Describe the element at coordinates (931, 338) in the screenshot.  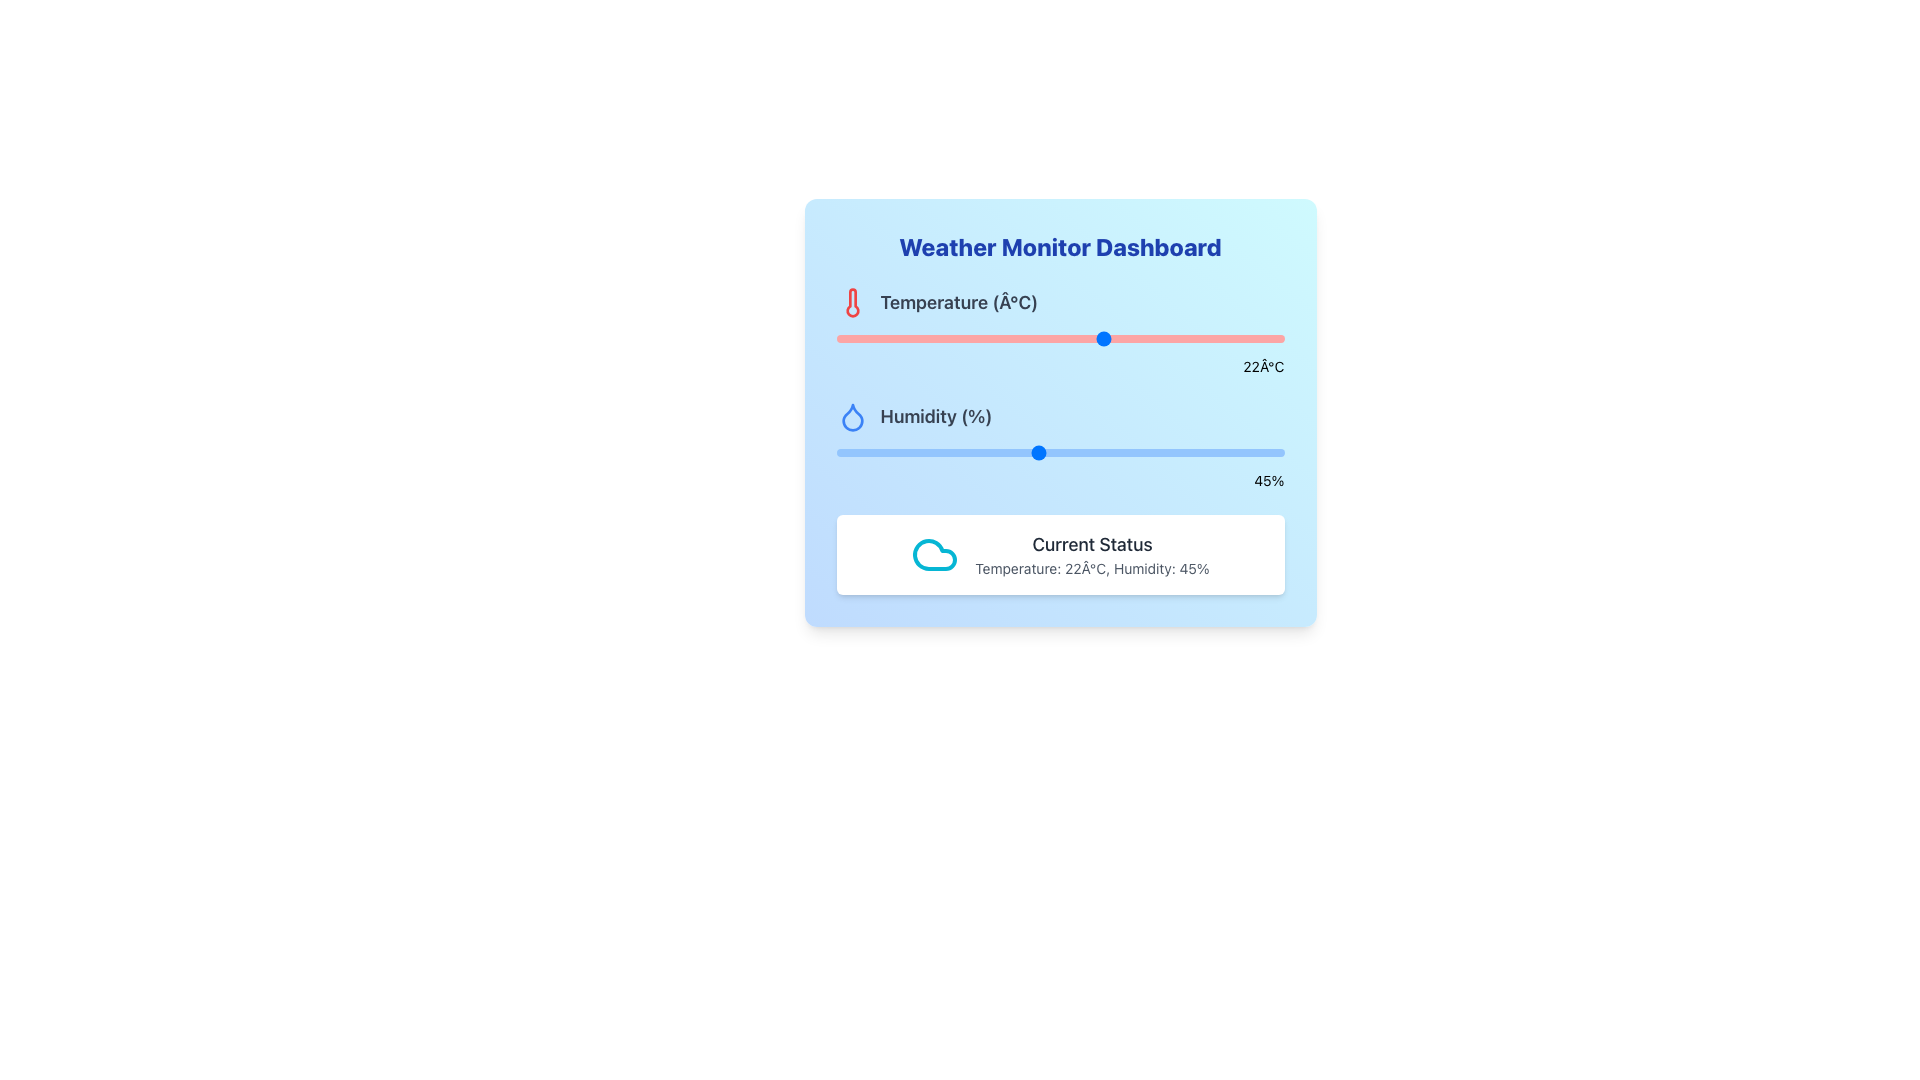
I see `the temperature slider` at that location.